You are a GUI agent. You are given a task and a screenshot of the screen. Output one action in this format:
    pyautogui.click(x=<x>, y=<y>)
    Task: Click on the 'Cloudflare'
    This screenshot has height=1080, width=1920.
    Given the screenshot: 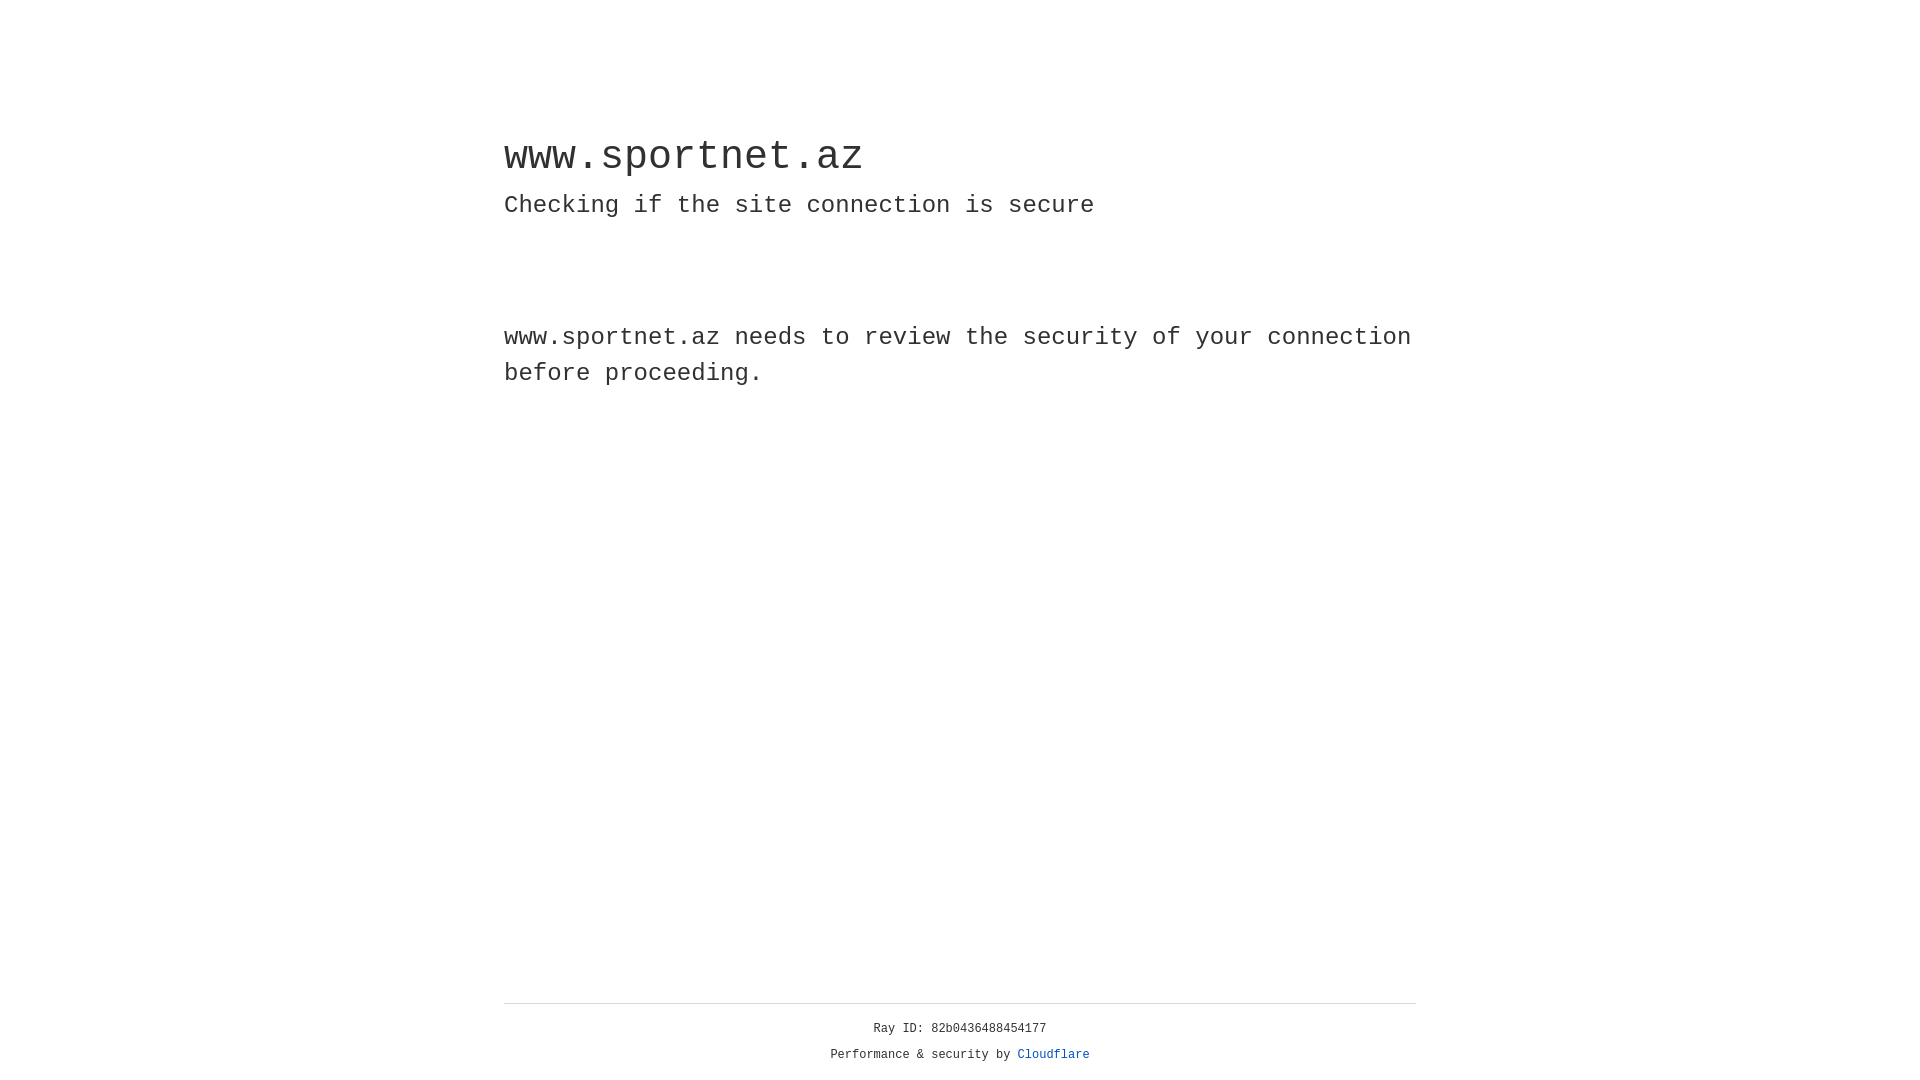 What is the action you would take?
    pyautogui.click(x=1053, y=1054)
    